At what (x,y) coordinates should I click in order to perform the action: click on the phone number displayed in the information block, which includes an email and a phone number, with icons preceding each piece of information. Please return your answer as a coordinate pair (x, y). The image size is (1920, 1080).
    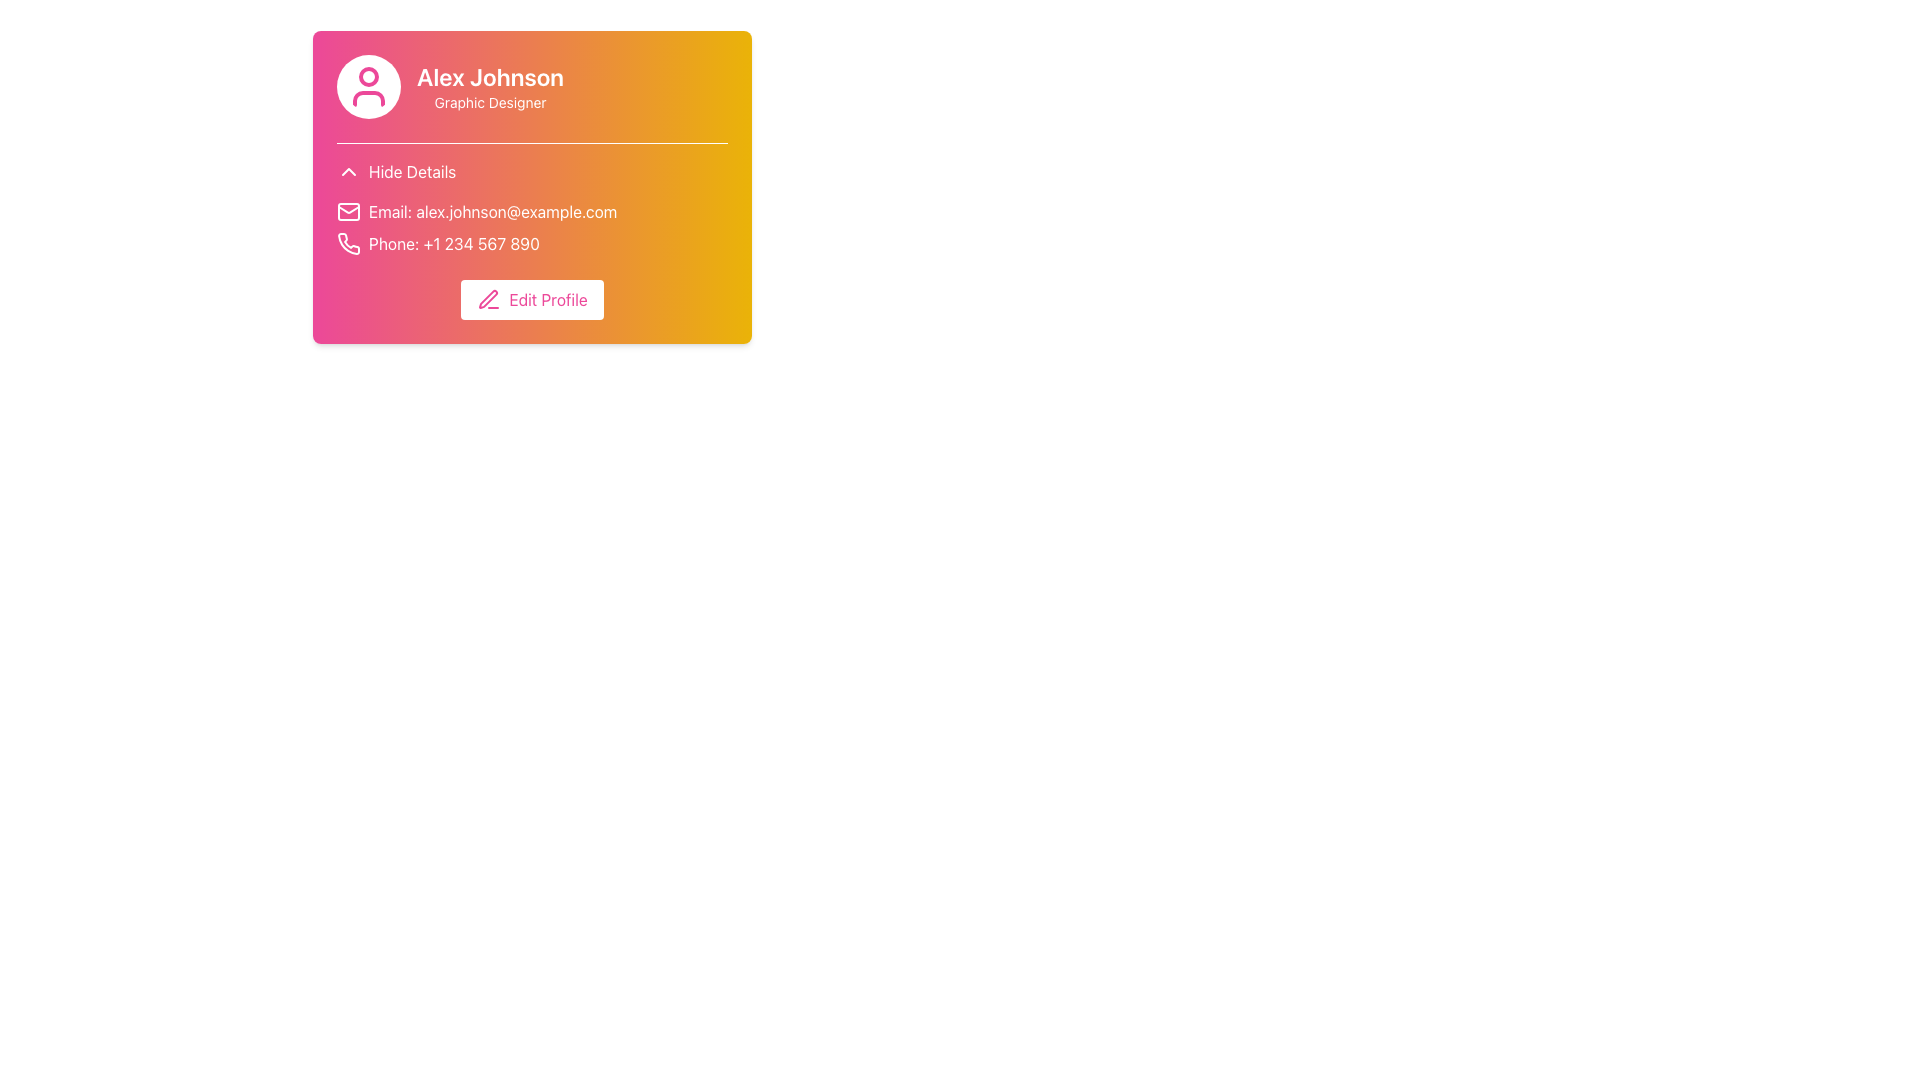
    Looking at the image, I should click on (532, 226).